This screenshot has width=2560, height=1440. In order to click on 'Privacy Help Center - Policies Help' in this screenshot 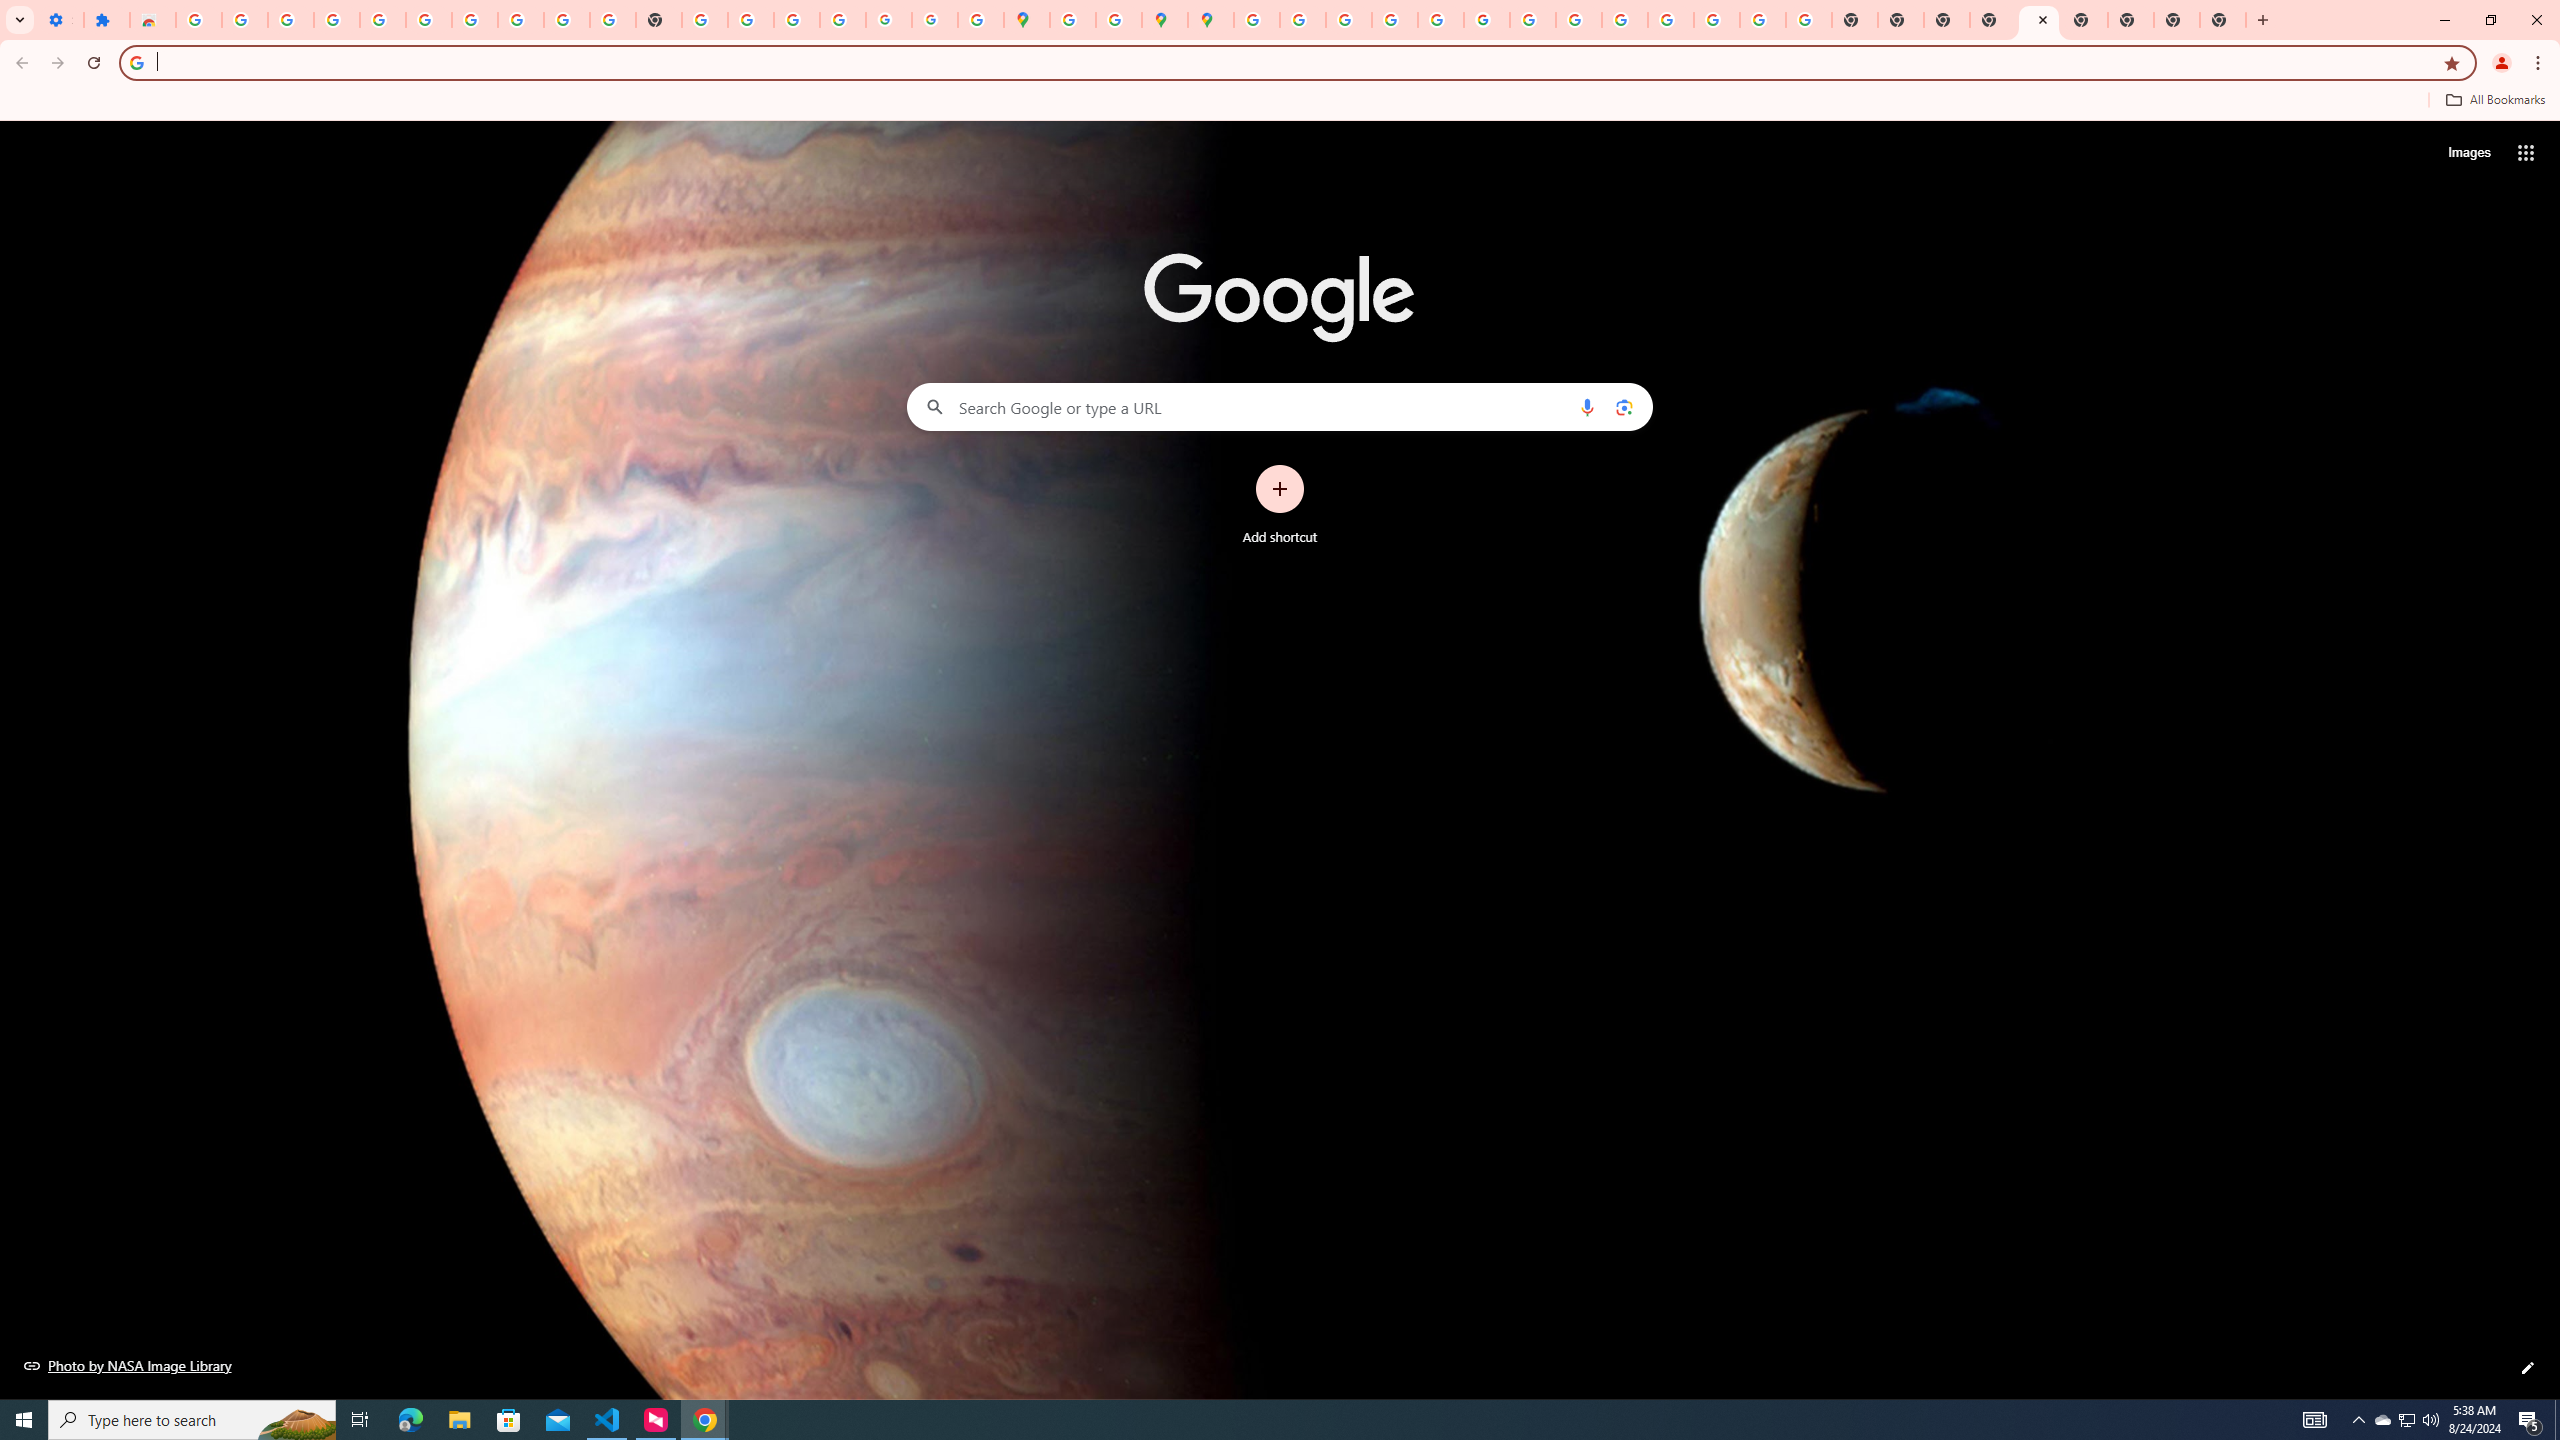, I will do `click(1346, 19)`.